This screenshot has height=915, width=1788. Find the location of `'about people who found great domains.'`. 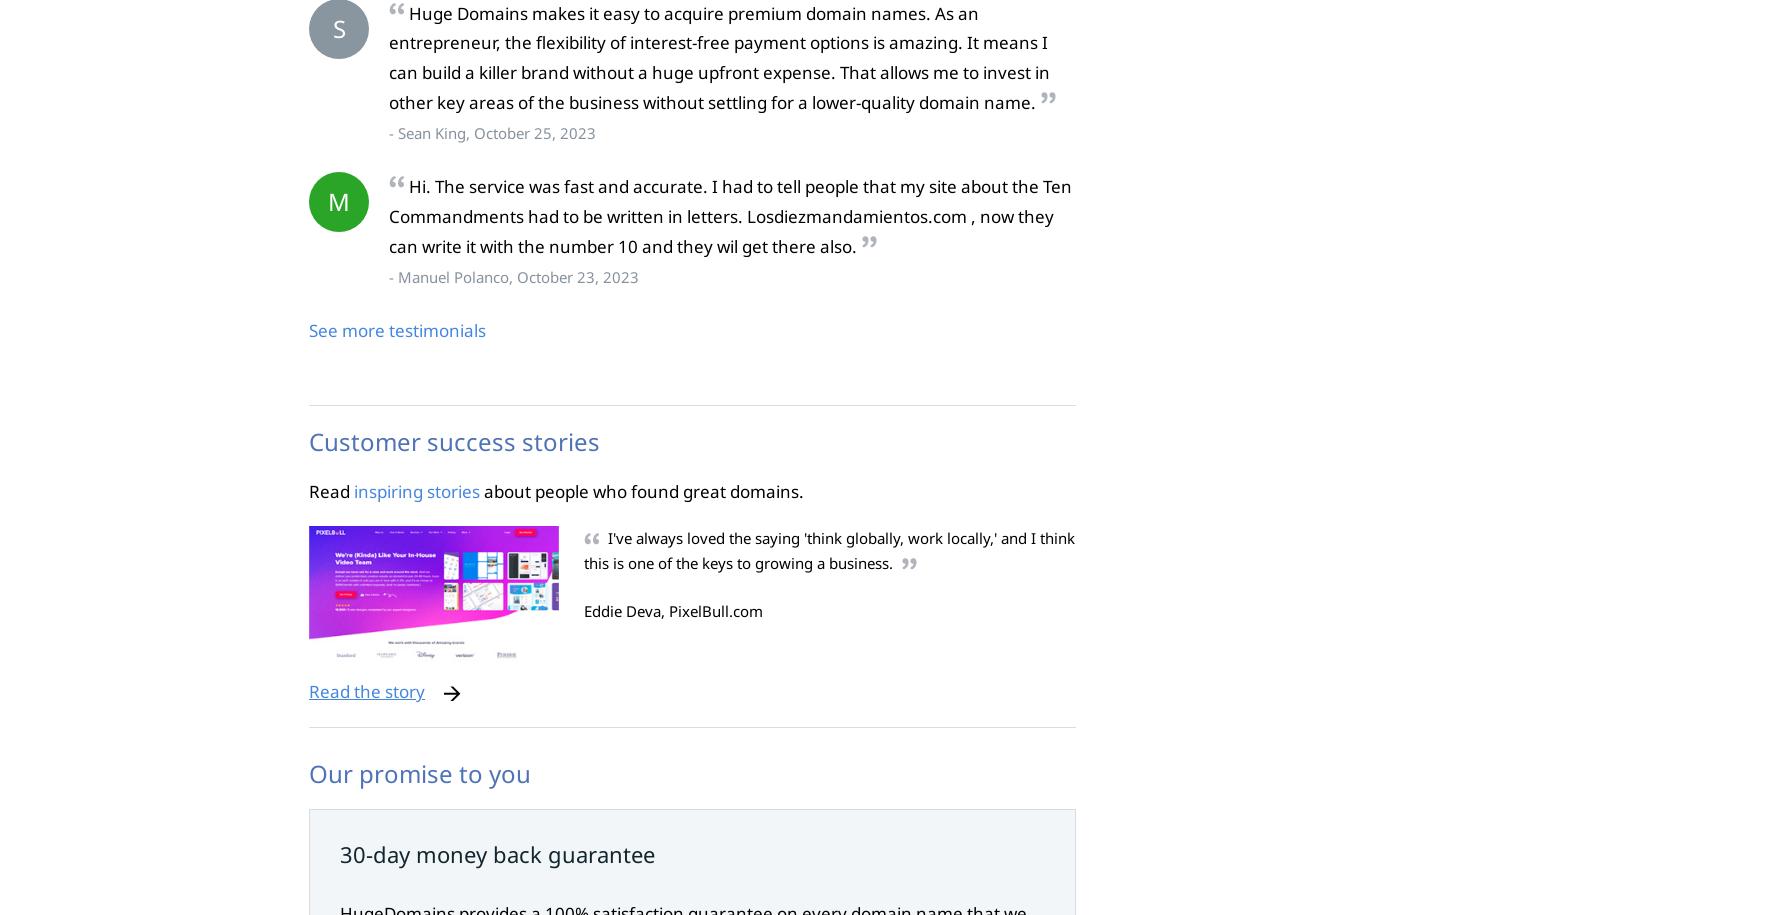

'about people who found great domains.' is located at coordinates (642, 489).